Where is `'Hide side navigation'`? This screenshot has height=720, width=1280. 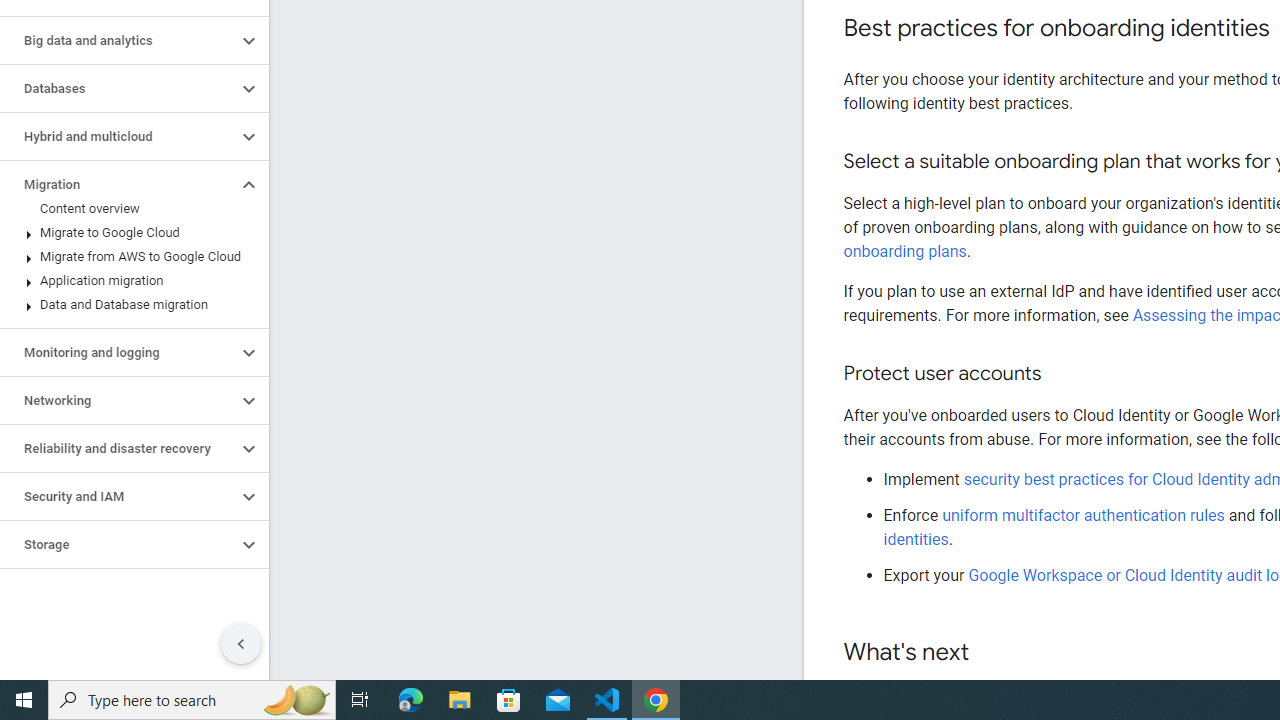
'Hide side navigation' is located at coordinates (240, 644).